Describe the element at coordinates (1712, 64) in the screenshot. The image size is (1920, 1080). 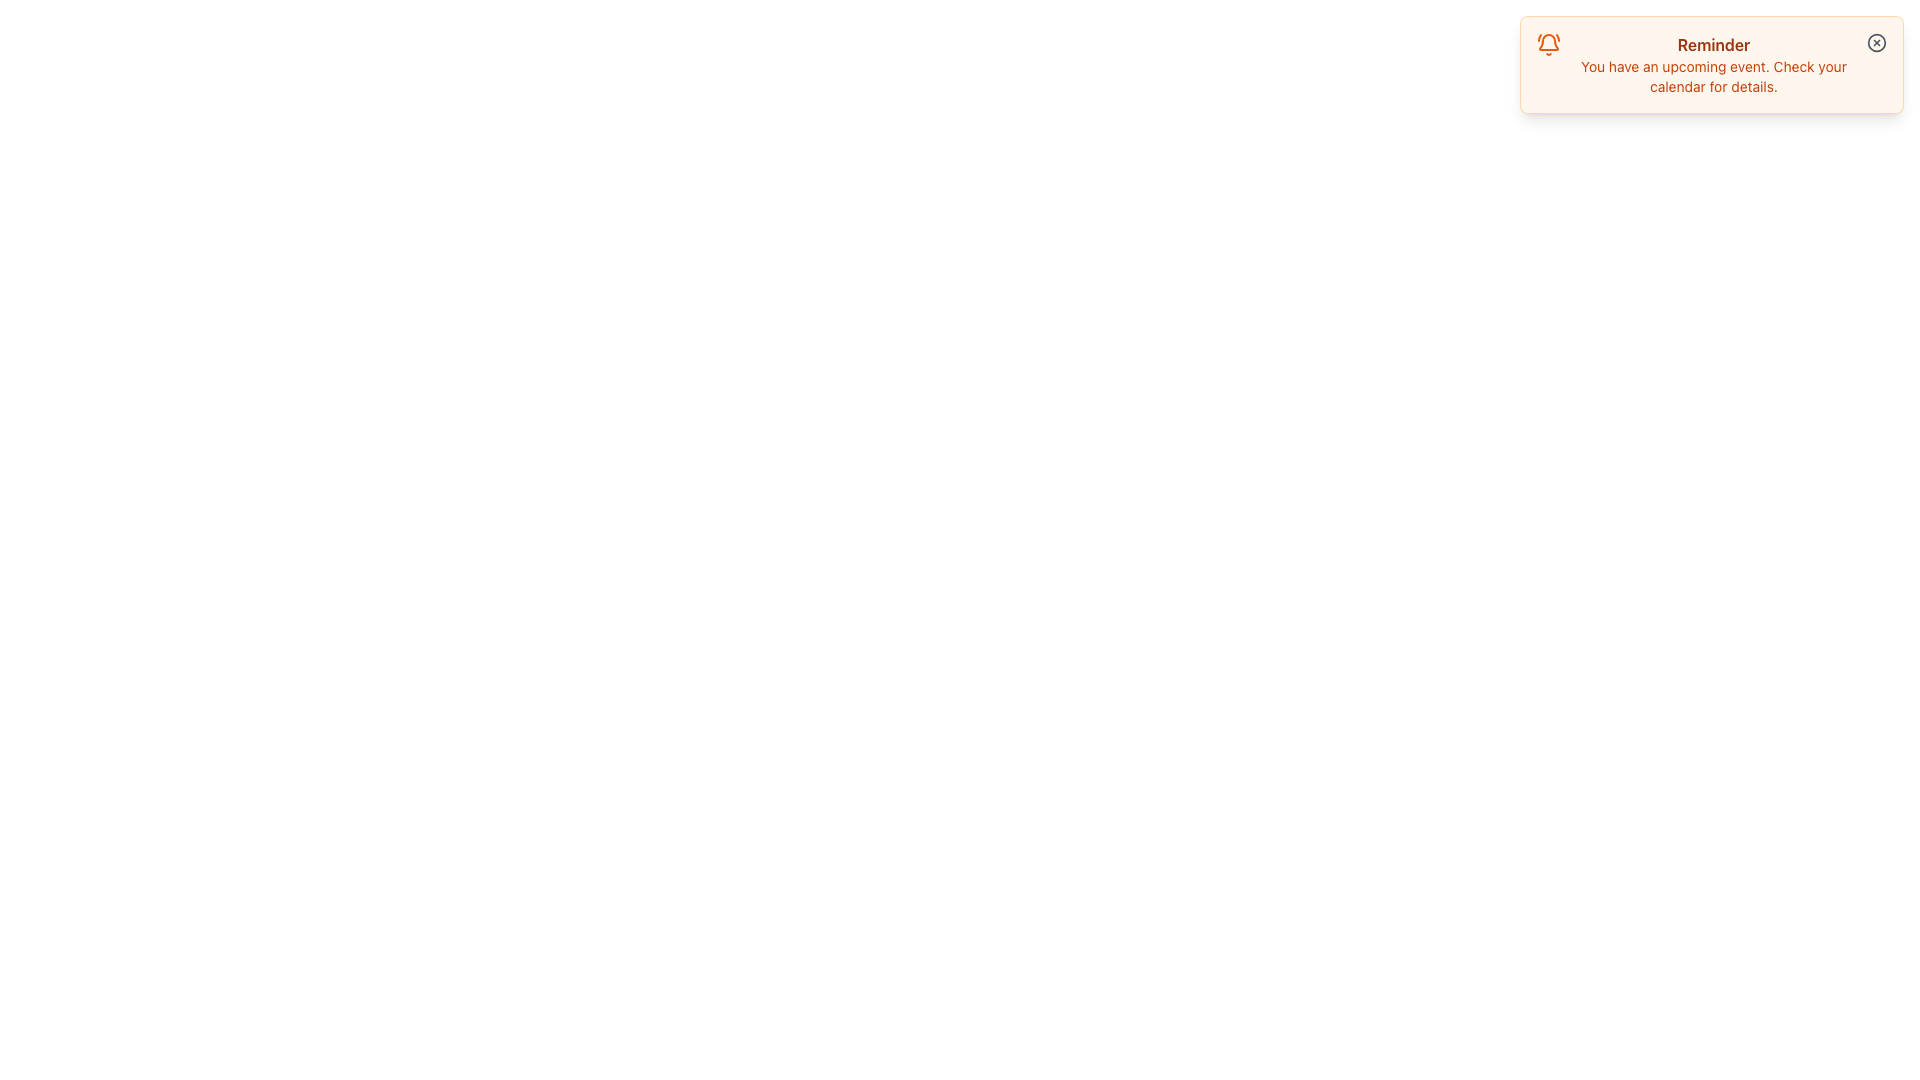
I see `the Text Block displaying 'Reminder' and 'You have an upcoming event. Check your calendar for details.'` at that location.